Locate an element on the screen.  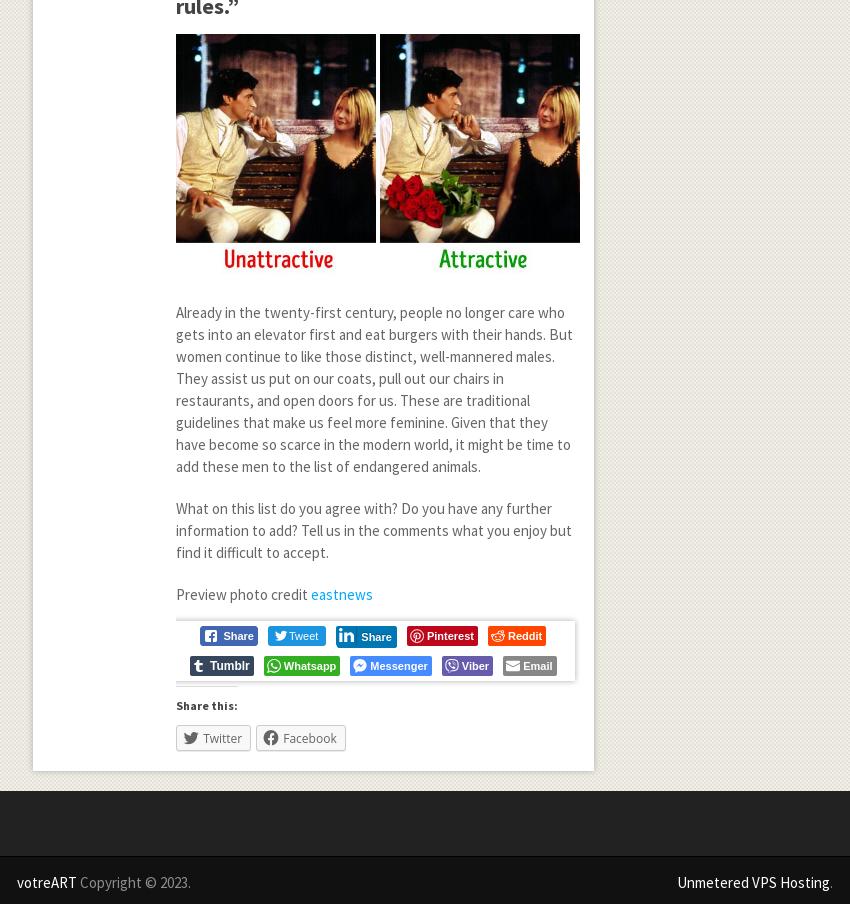
'Pinterest' is located at coordinates (448, 634).